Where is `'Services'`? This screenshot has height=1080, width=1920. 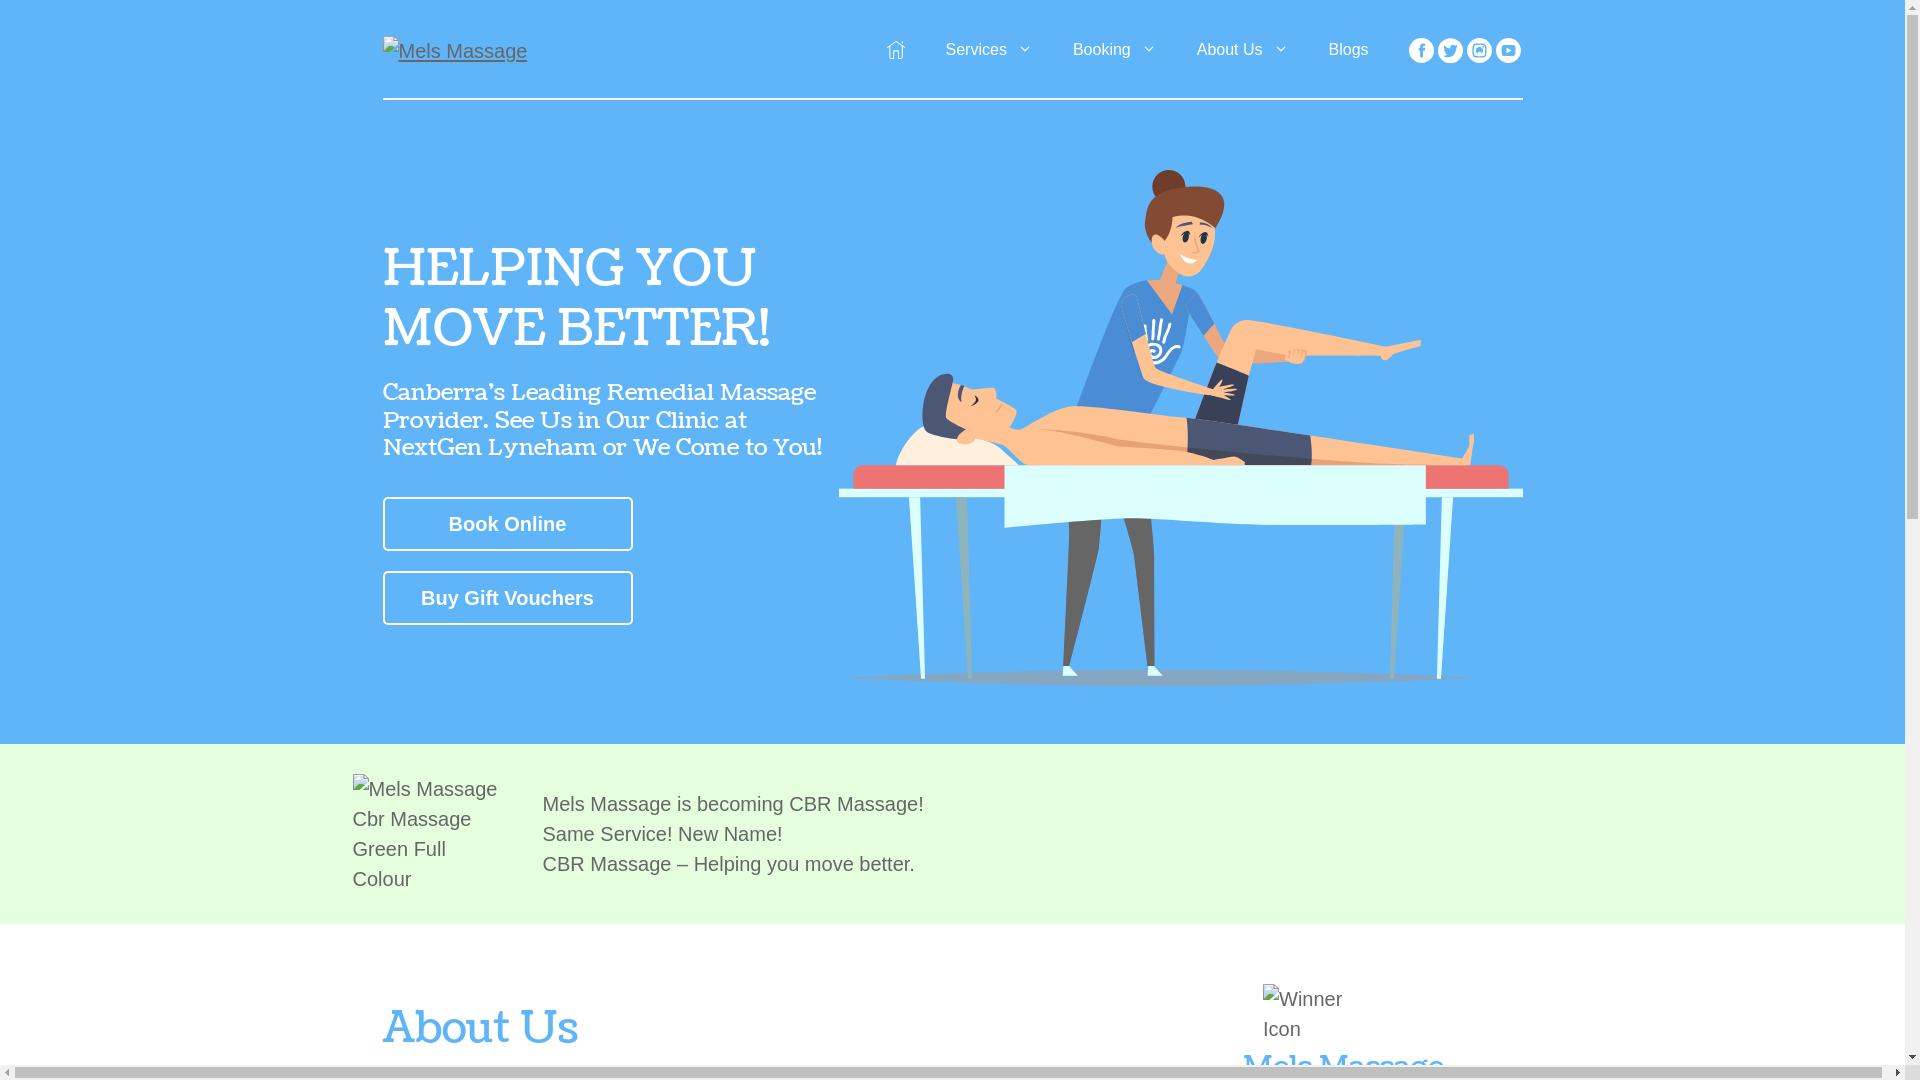
'Services' is located at coordinates (989, 49).